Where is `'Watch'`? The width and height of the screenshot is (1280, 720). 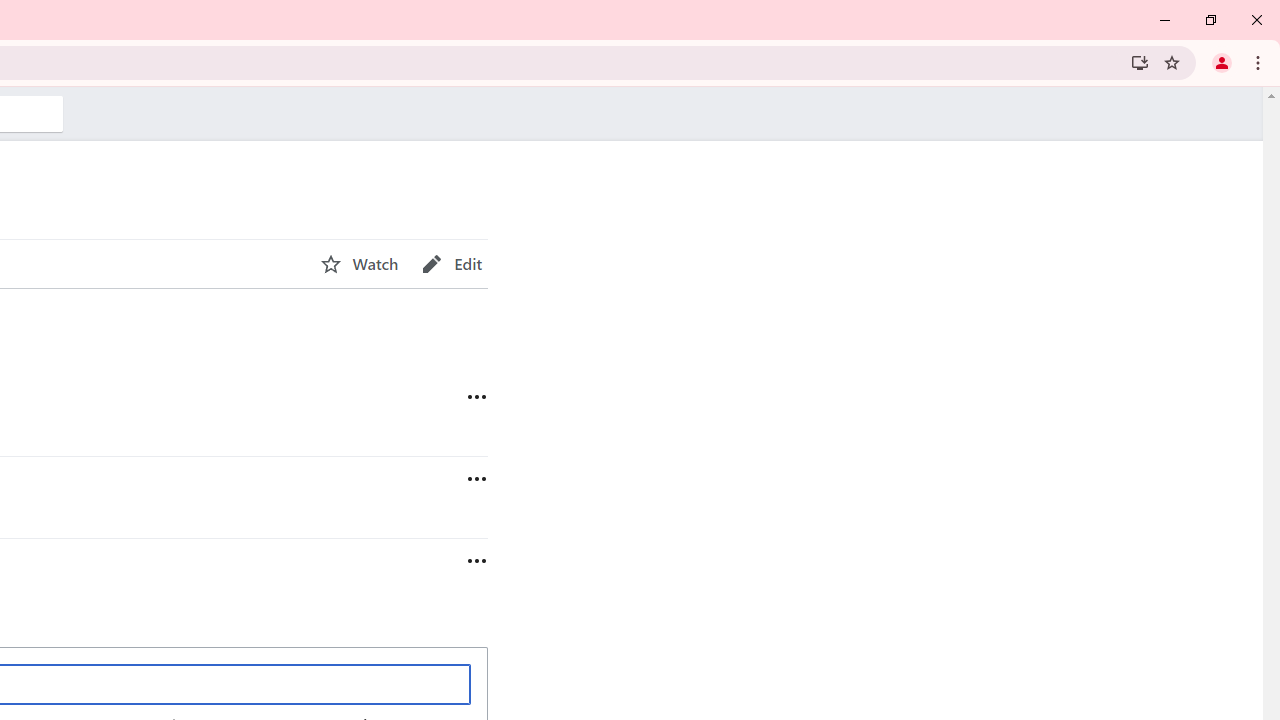
'Watch' is located at coordinates (359, 263).